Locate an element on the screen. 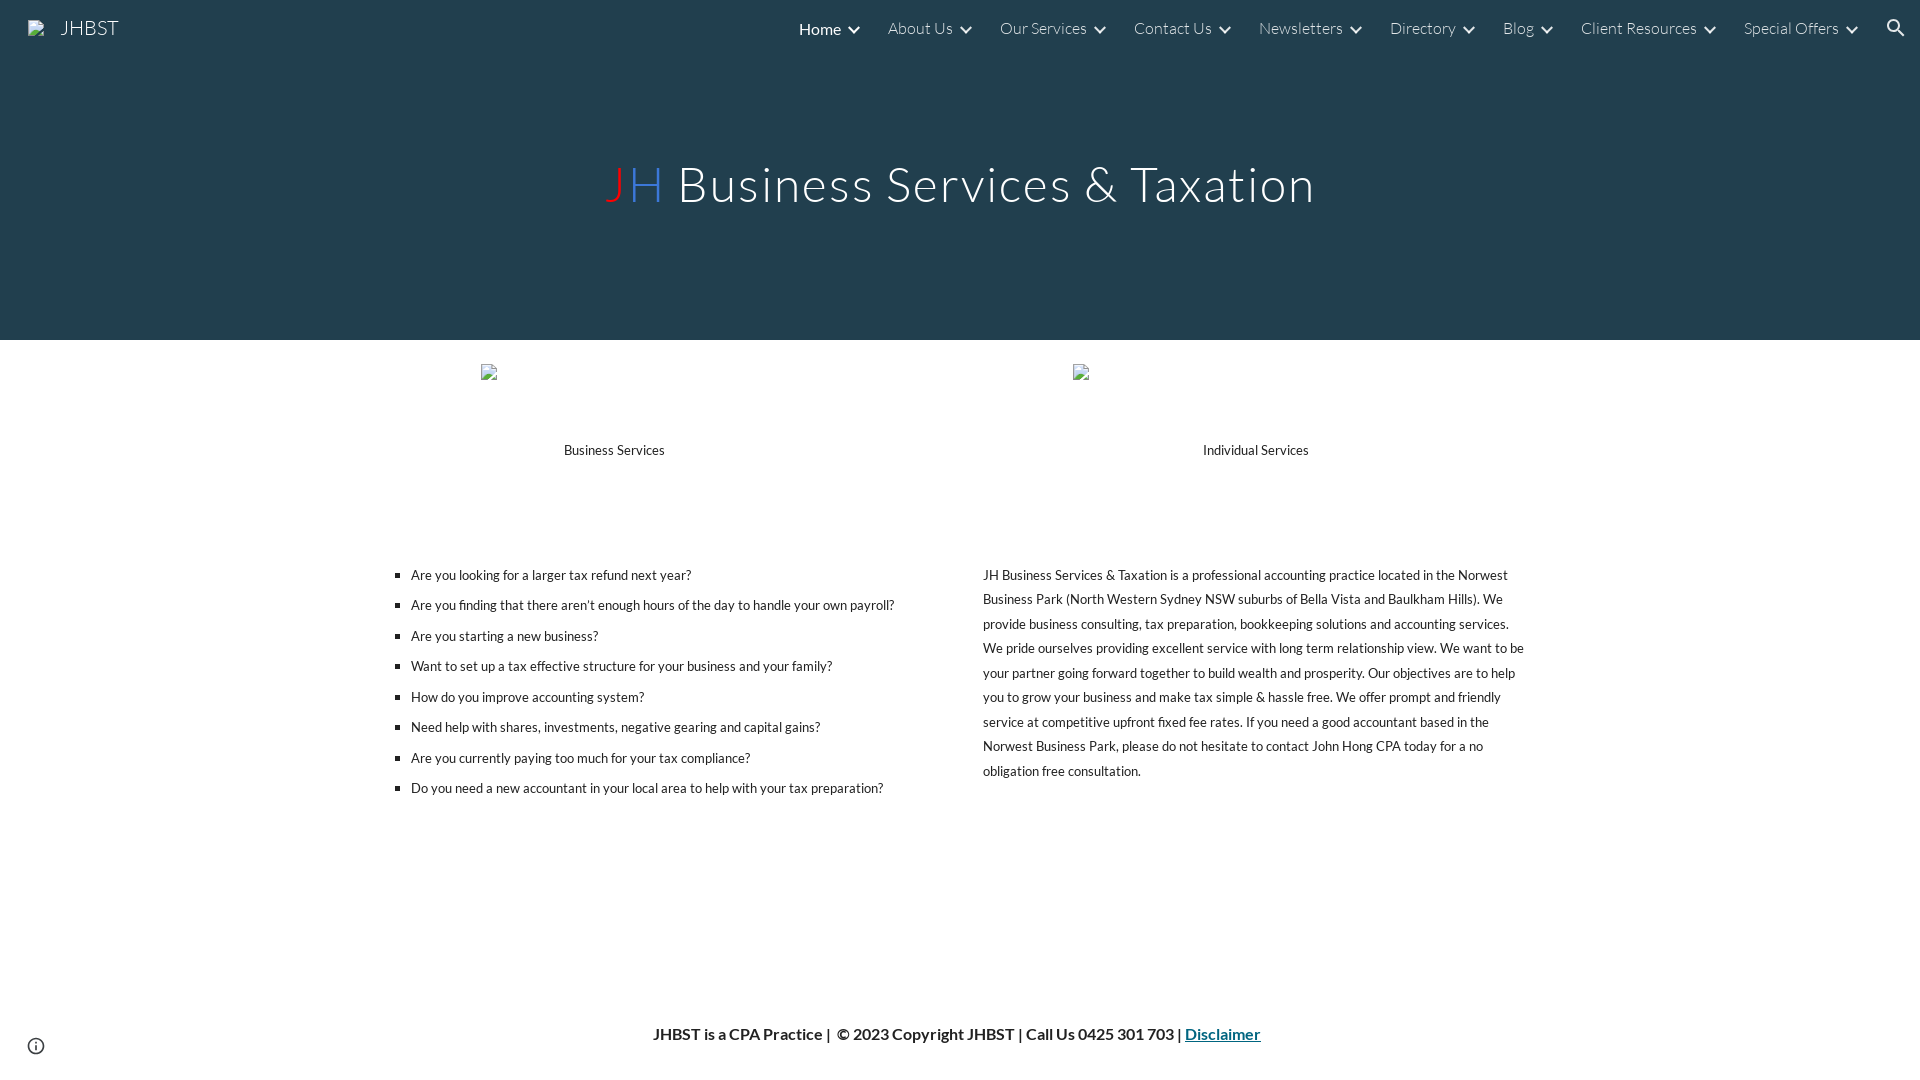  'Expand/Collapse' is located at coordinates (1098, 27).